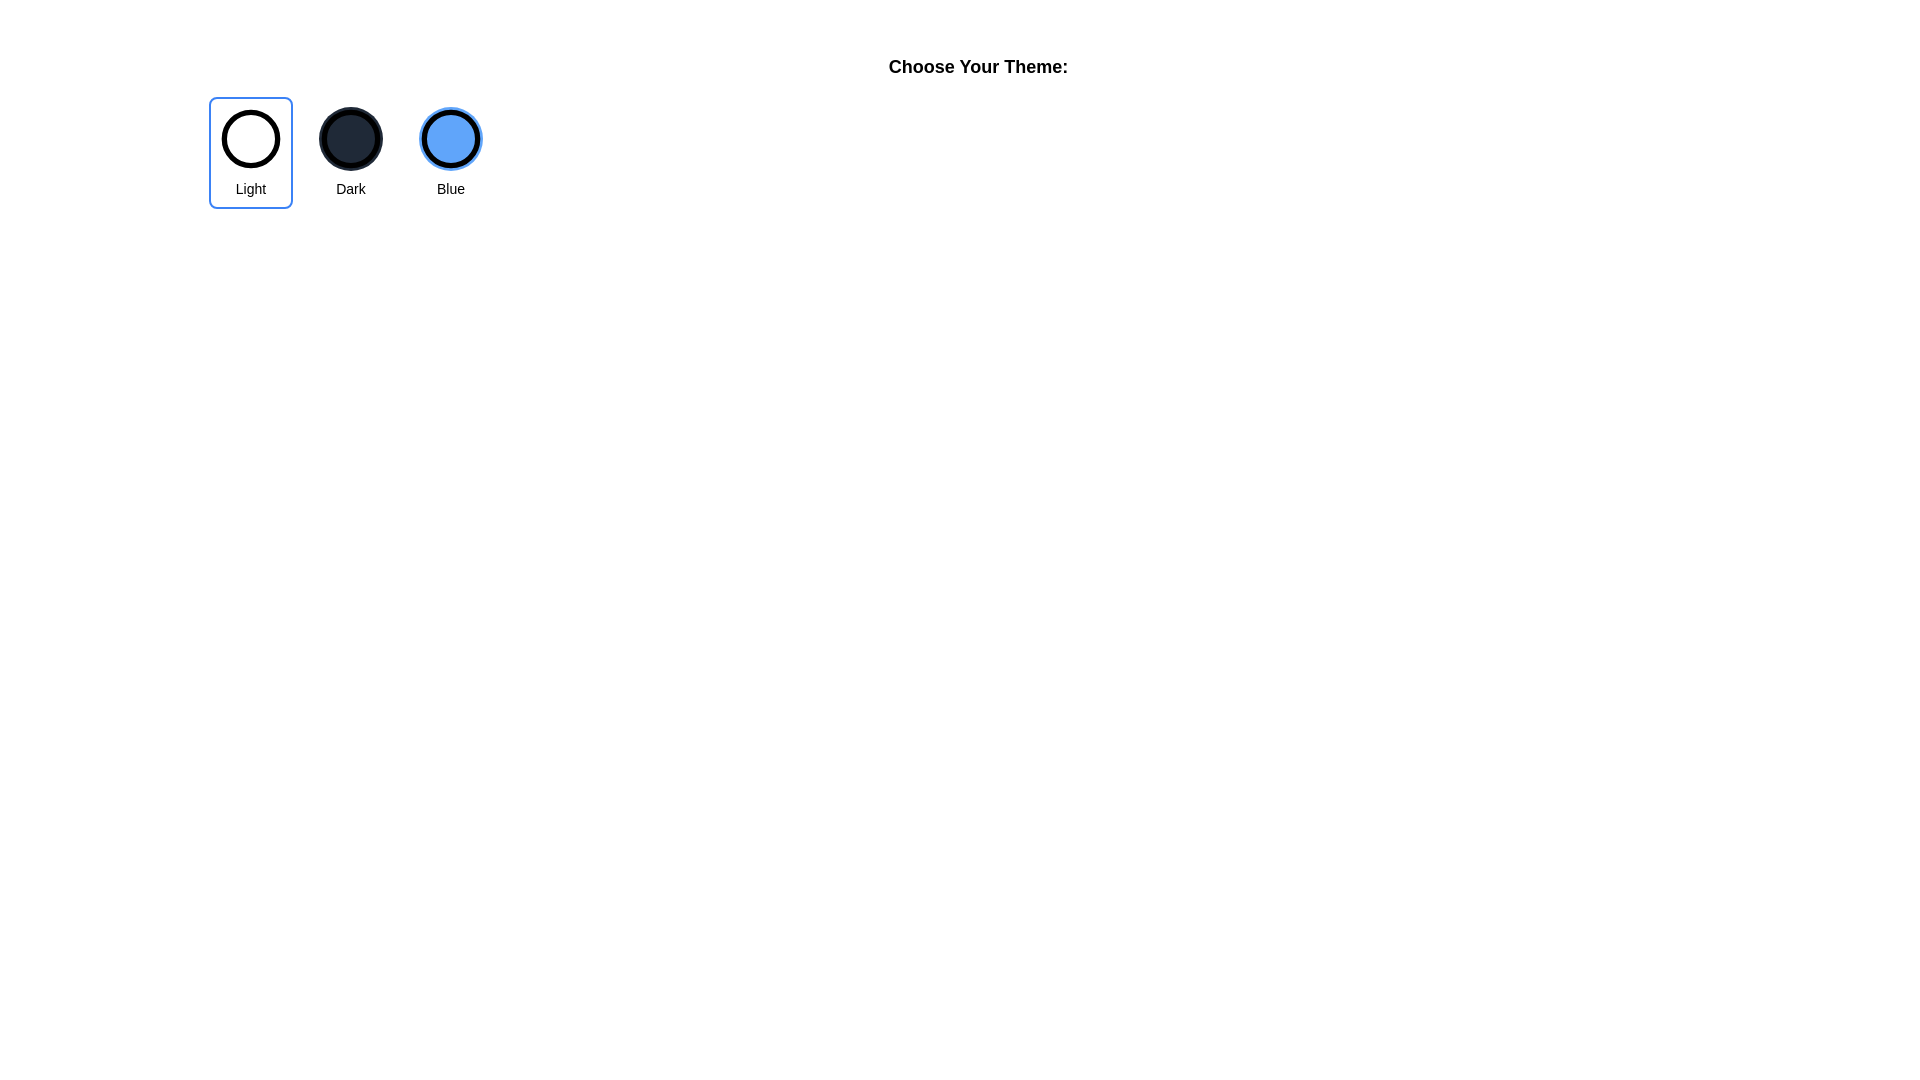 Image resolution: width=1920 pixels, height=1080 pixels. What do you see at coordinates (249, 152) in the screenshot?
I see `the 'Light' button which is a rectangular button with a circular icon and the label 'Light' below it, located at the leftmost position of the theme selection options` at bounding box center [249, 152].